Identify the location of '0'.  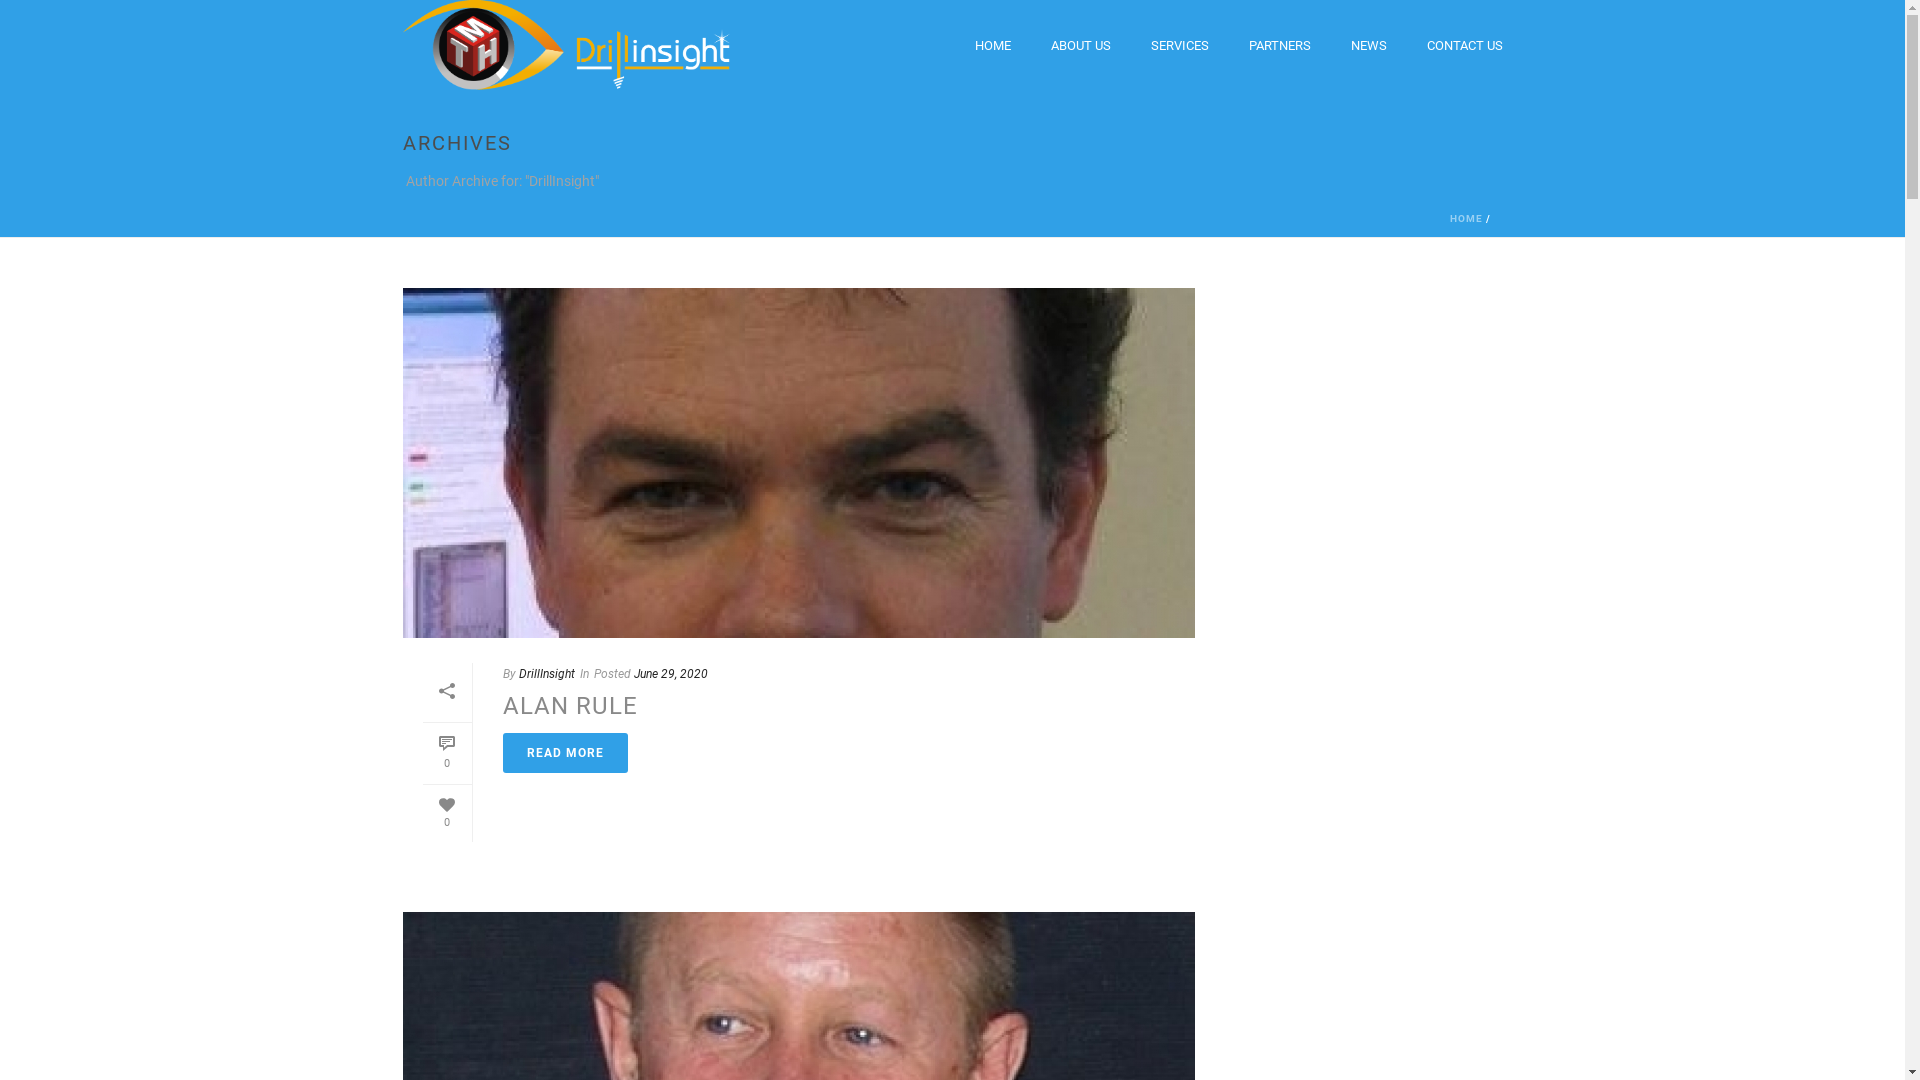
(445, 753).